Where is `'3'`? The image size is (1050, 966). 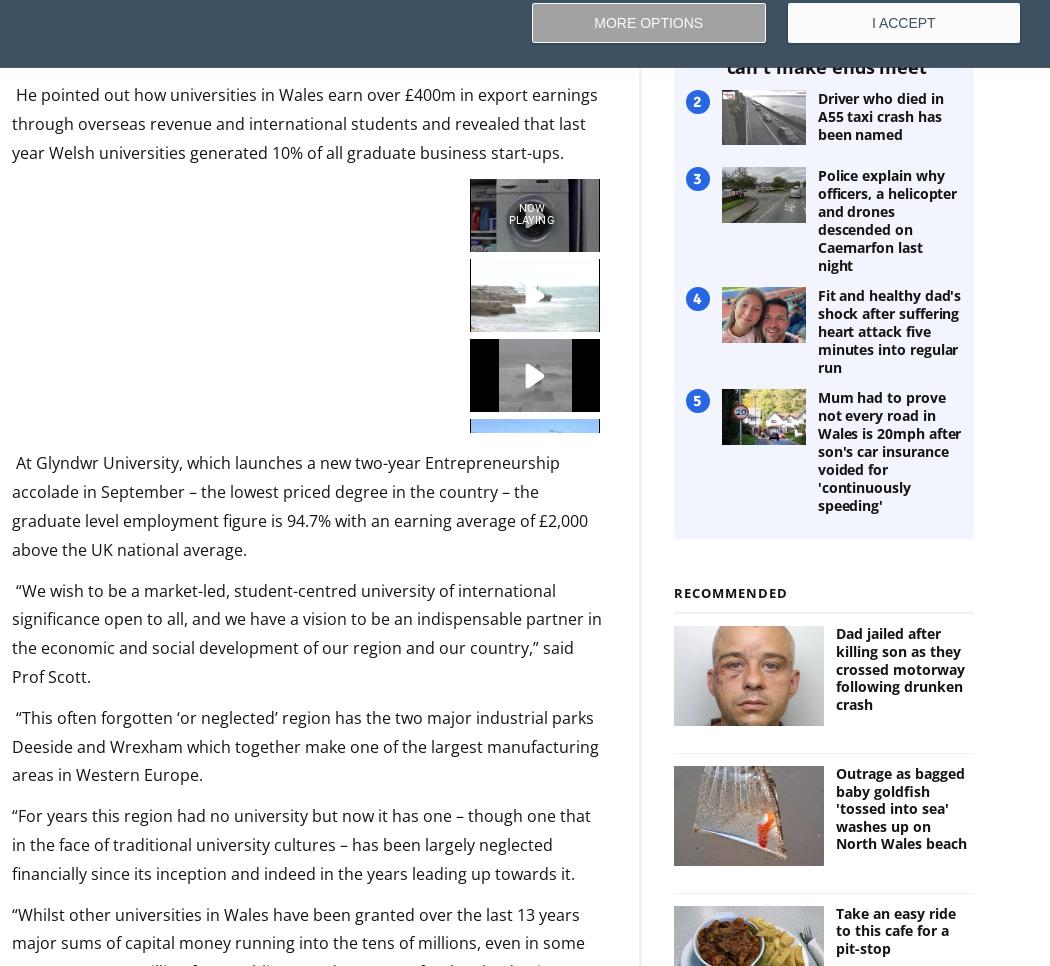
'3' is located at coordinates (697, 178).